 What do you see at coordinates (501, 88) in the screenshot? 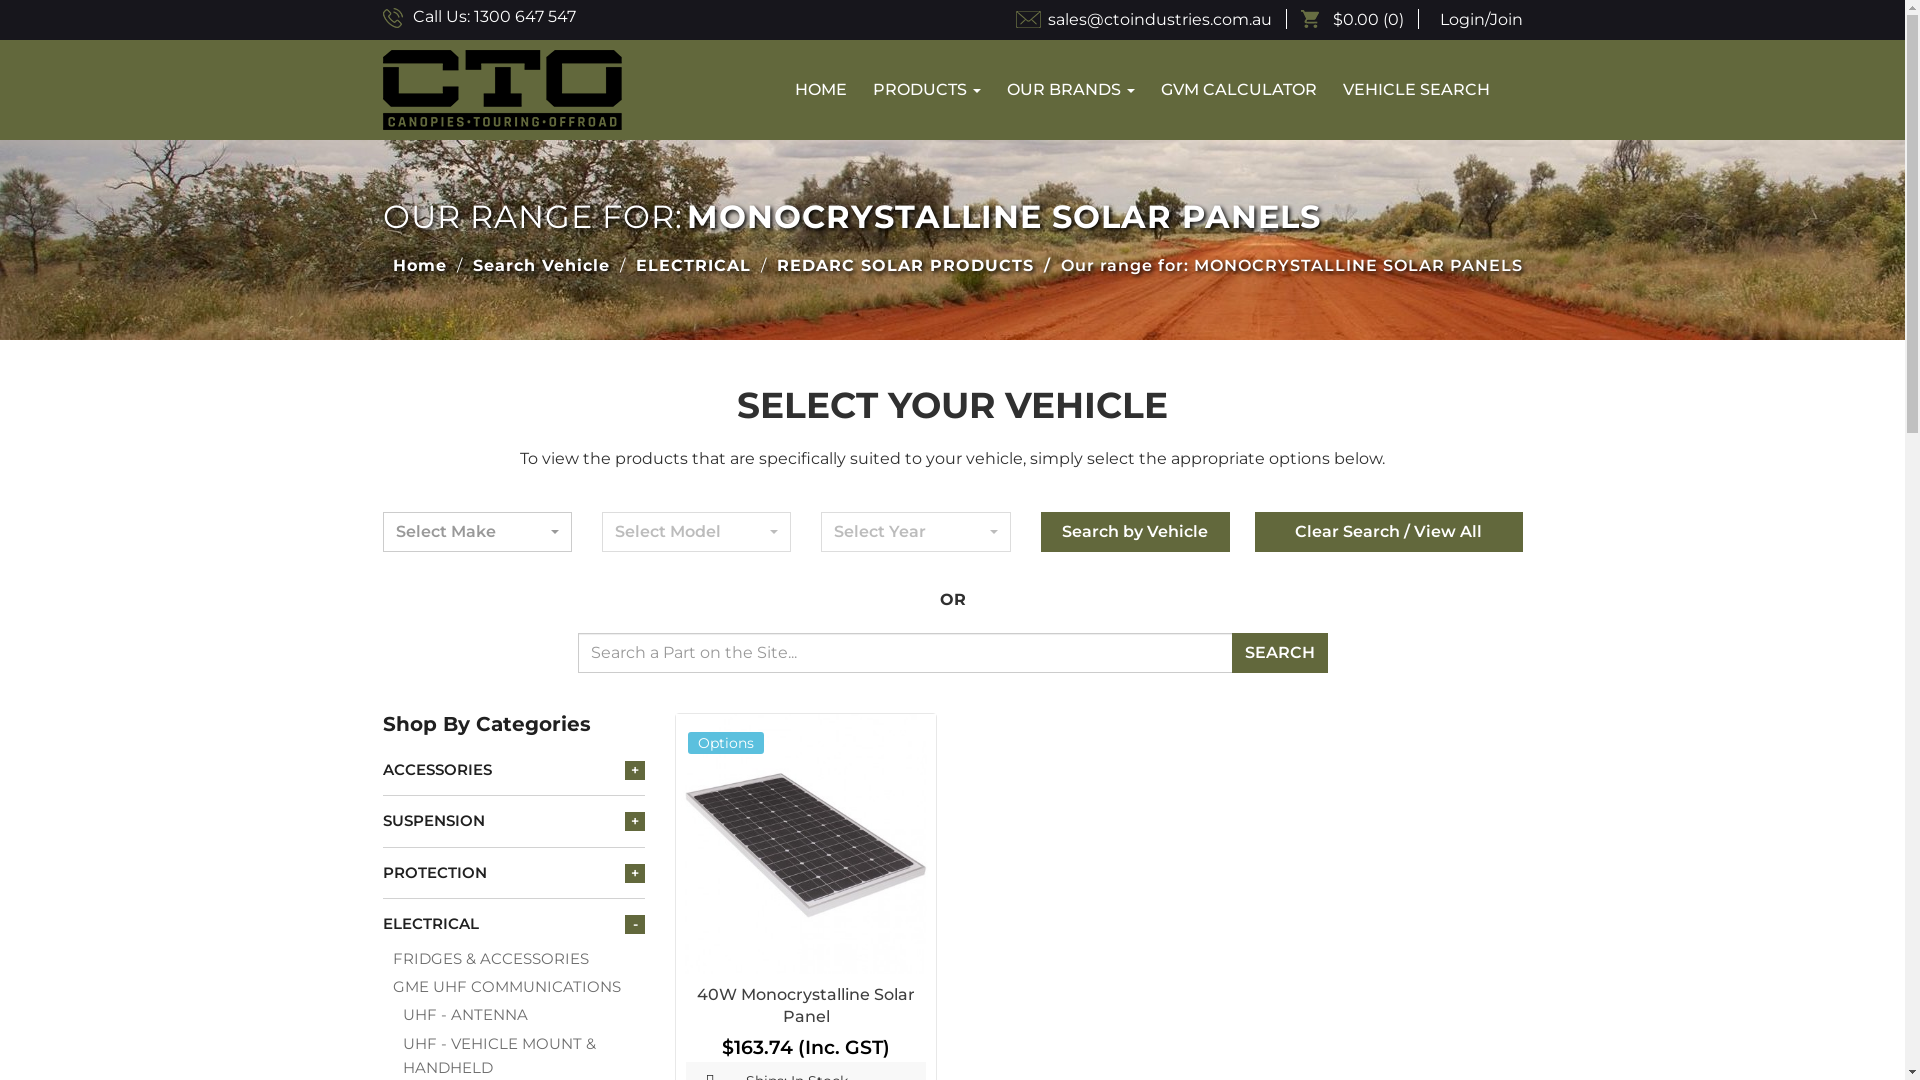
I see `'Canopies Touring Offroad'` at bounding box center [501, 88].